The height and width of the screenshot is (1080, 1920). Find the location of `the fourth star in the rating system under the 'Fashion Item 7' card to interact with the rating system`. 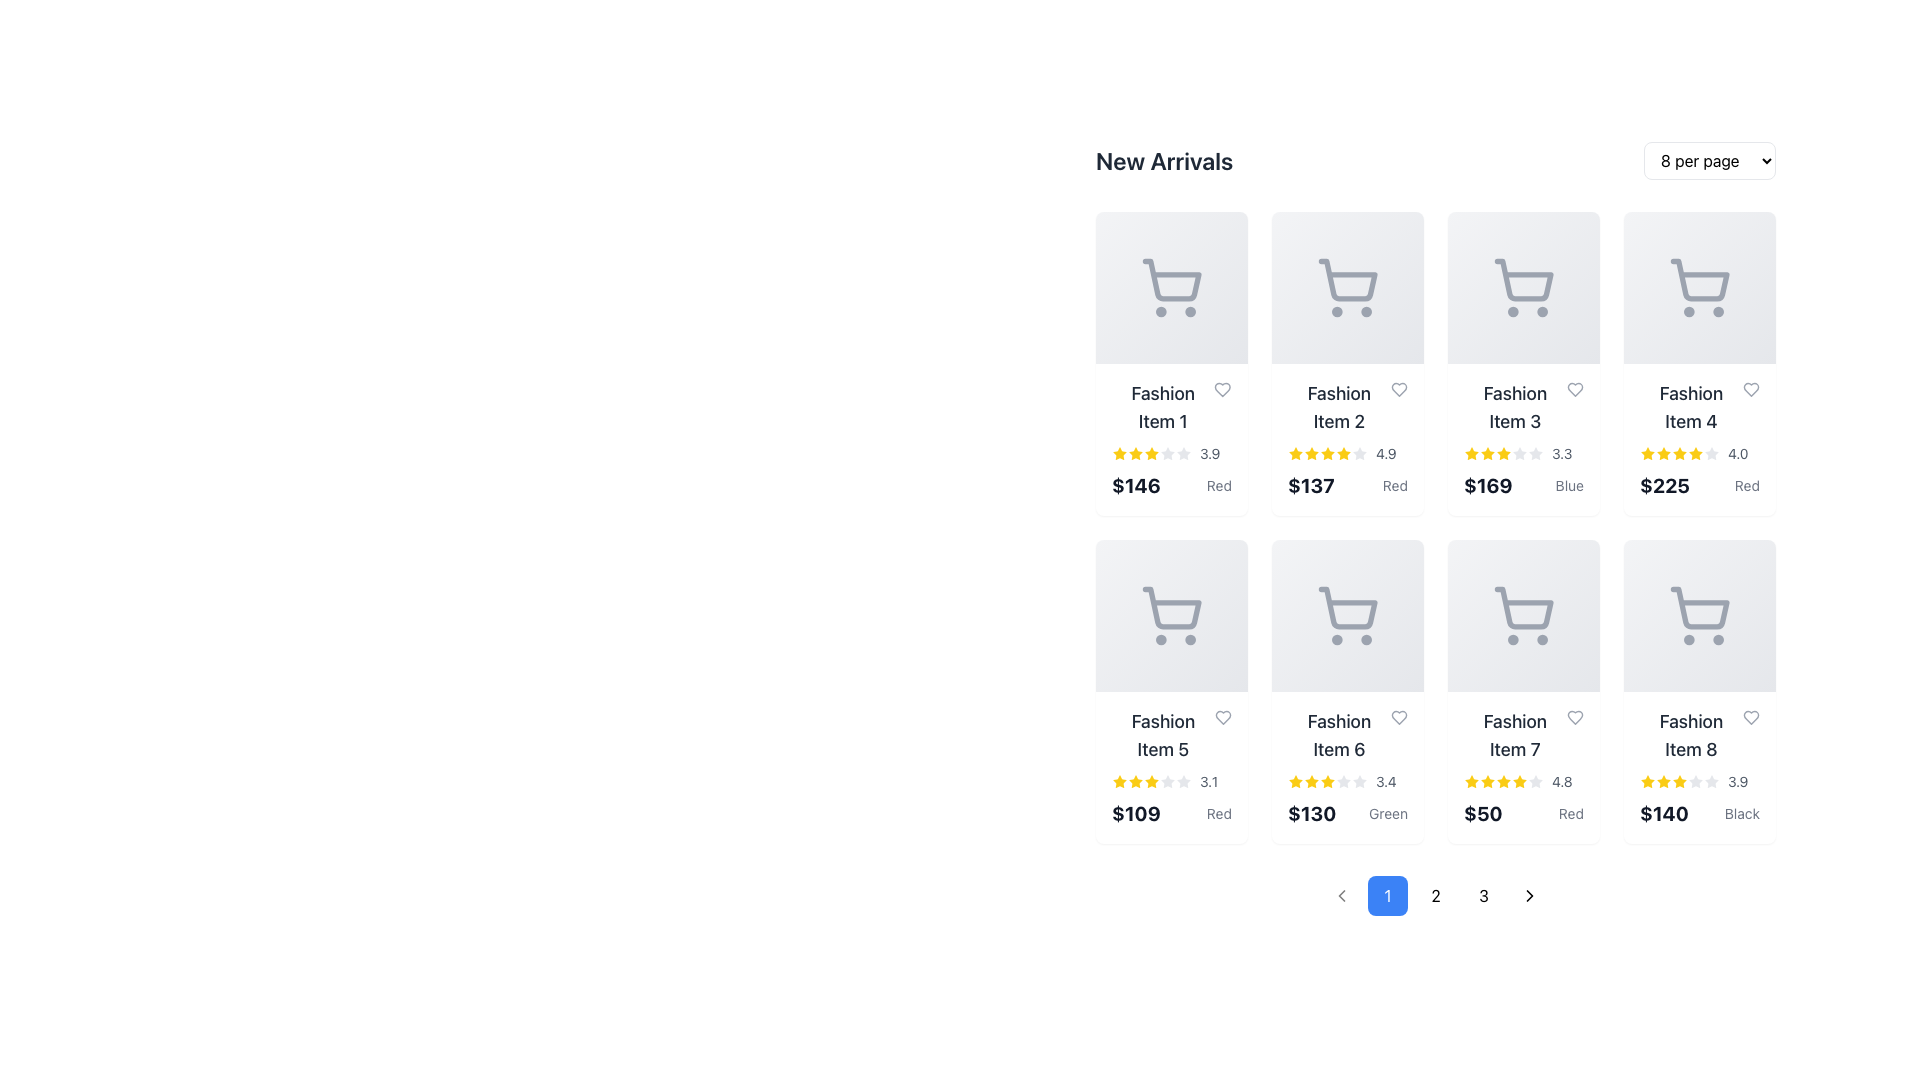

the fourth star in the rating system under the 'Fashion Item 7' card to interact with the rating system is located at coordinates (1488, 780).